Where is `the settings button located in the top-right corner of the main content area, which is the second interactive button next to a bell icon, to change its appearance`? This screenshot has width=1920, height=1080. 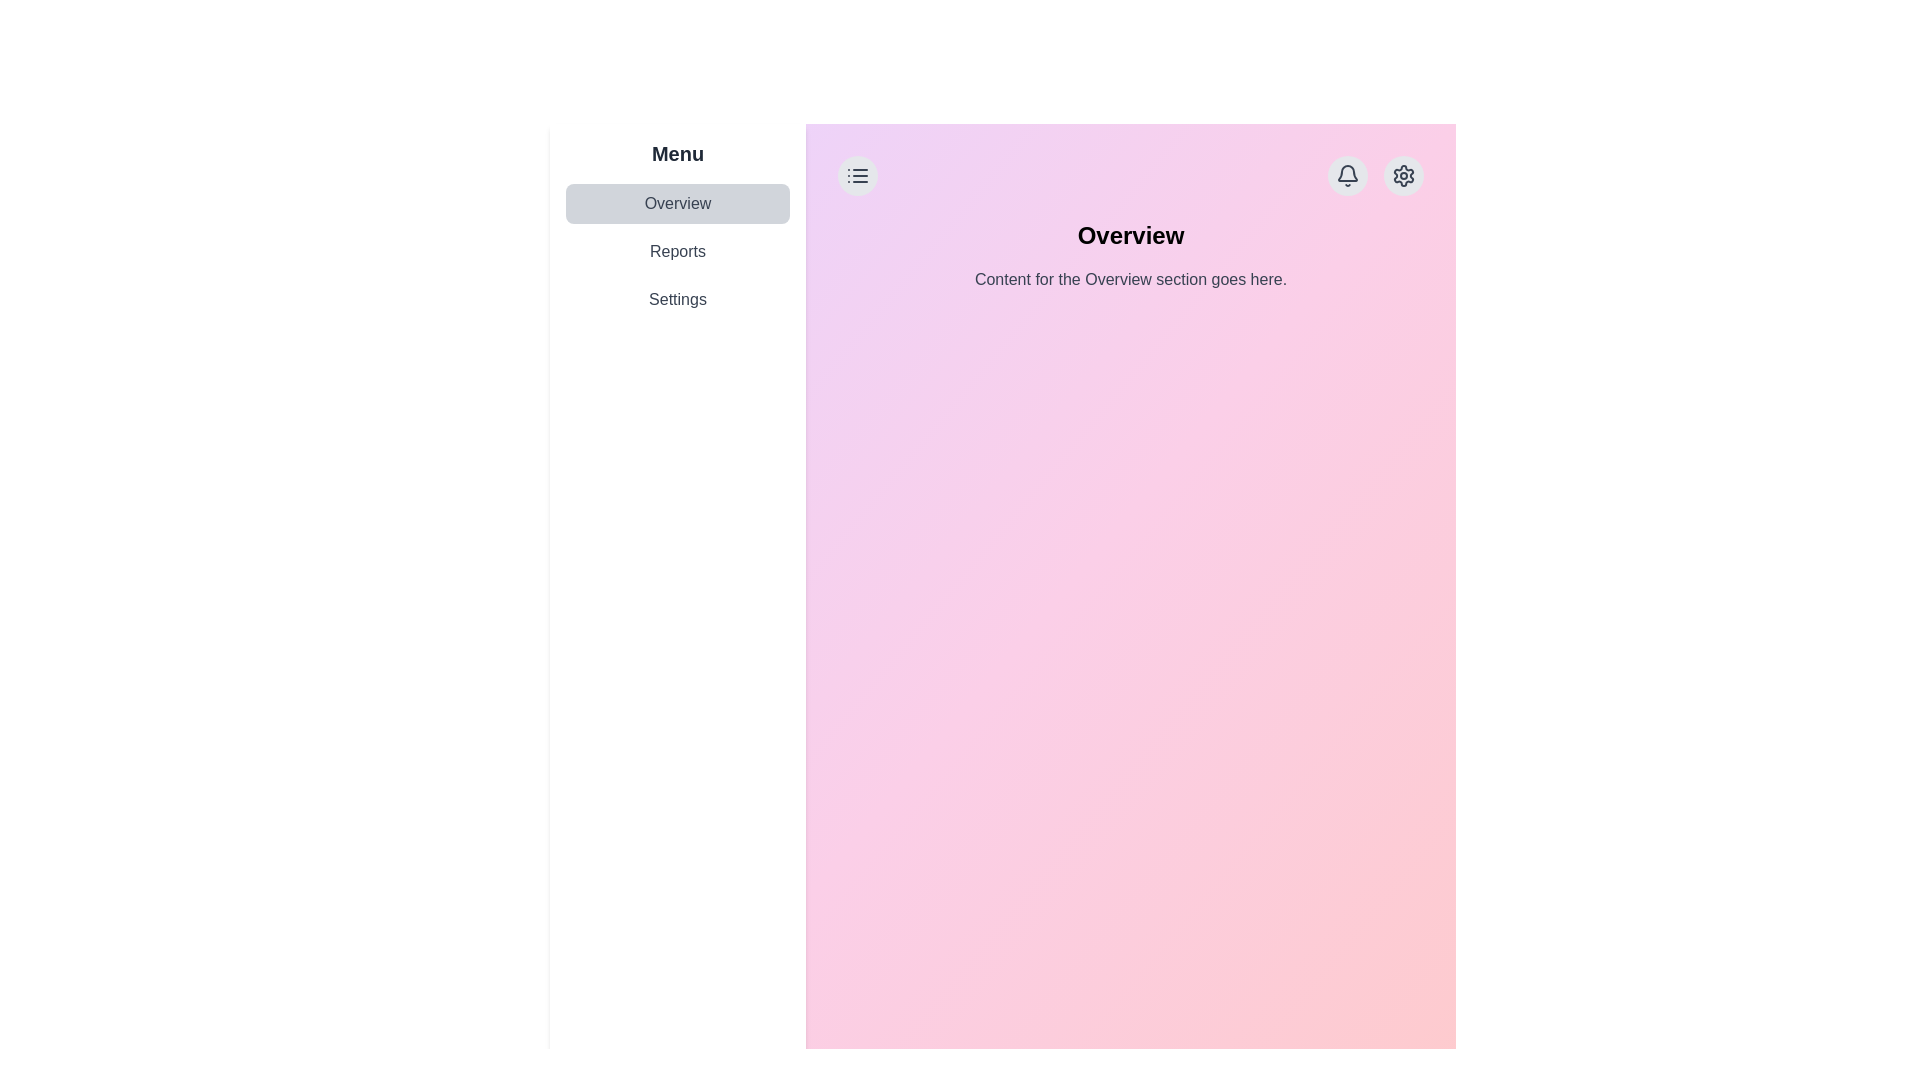
the settings button located in the top-right corner of the main content area, which is the second interactive button next to a bell icon, to change its appearance is located at coordinates (1402, 175).